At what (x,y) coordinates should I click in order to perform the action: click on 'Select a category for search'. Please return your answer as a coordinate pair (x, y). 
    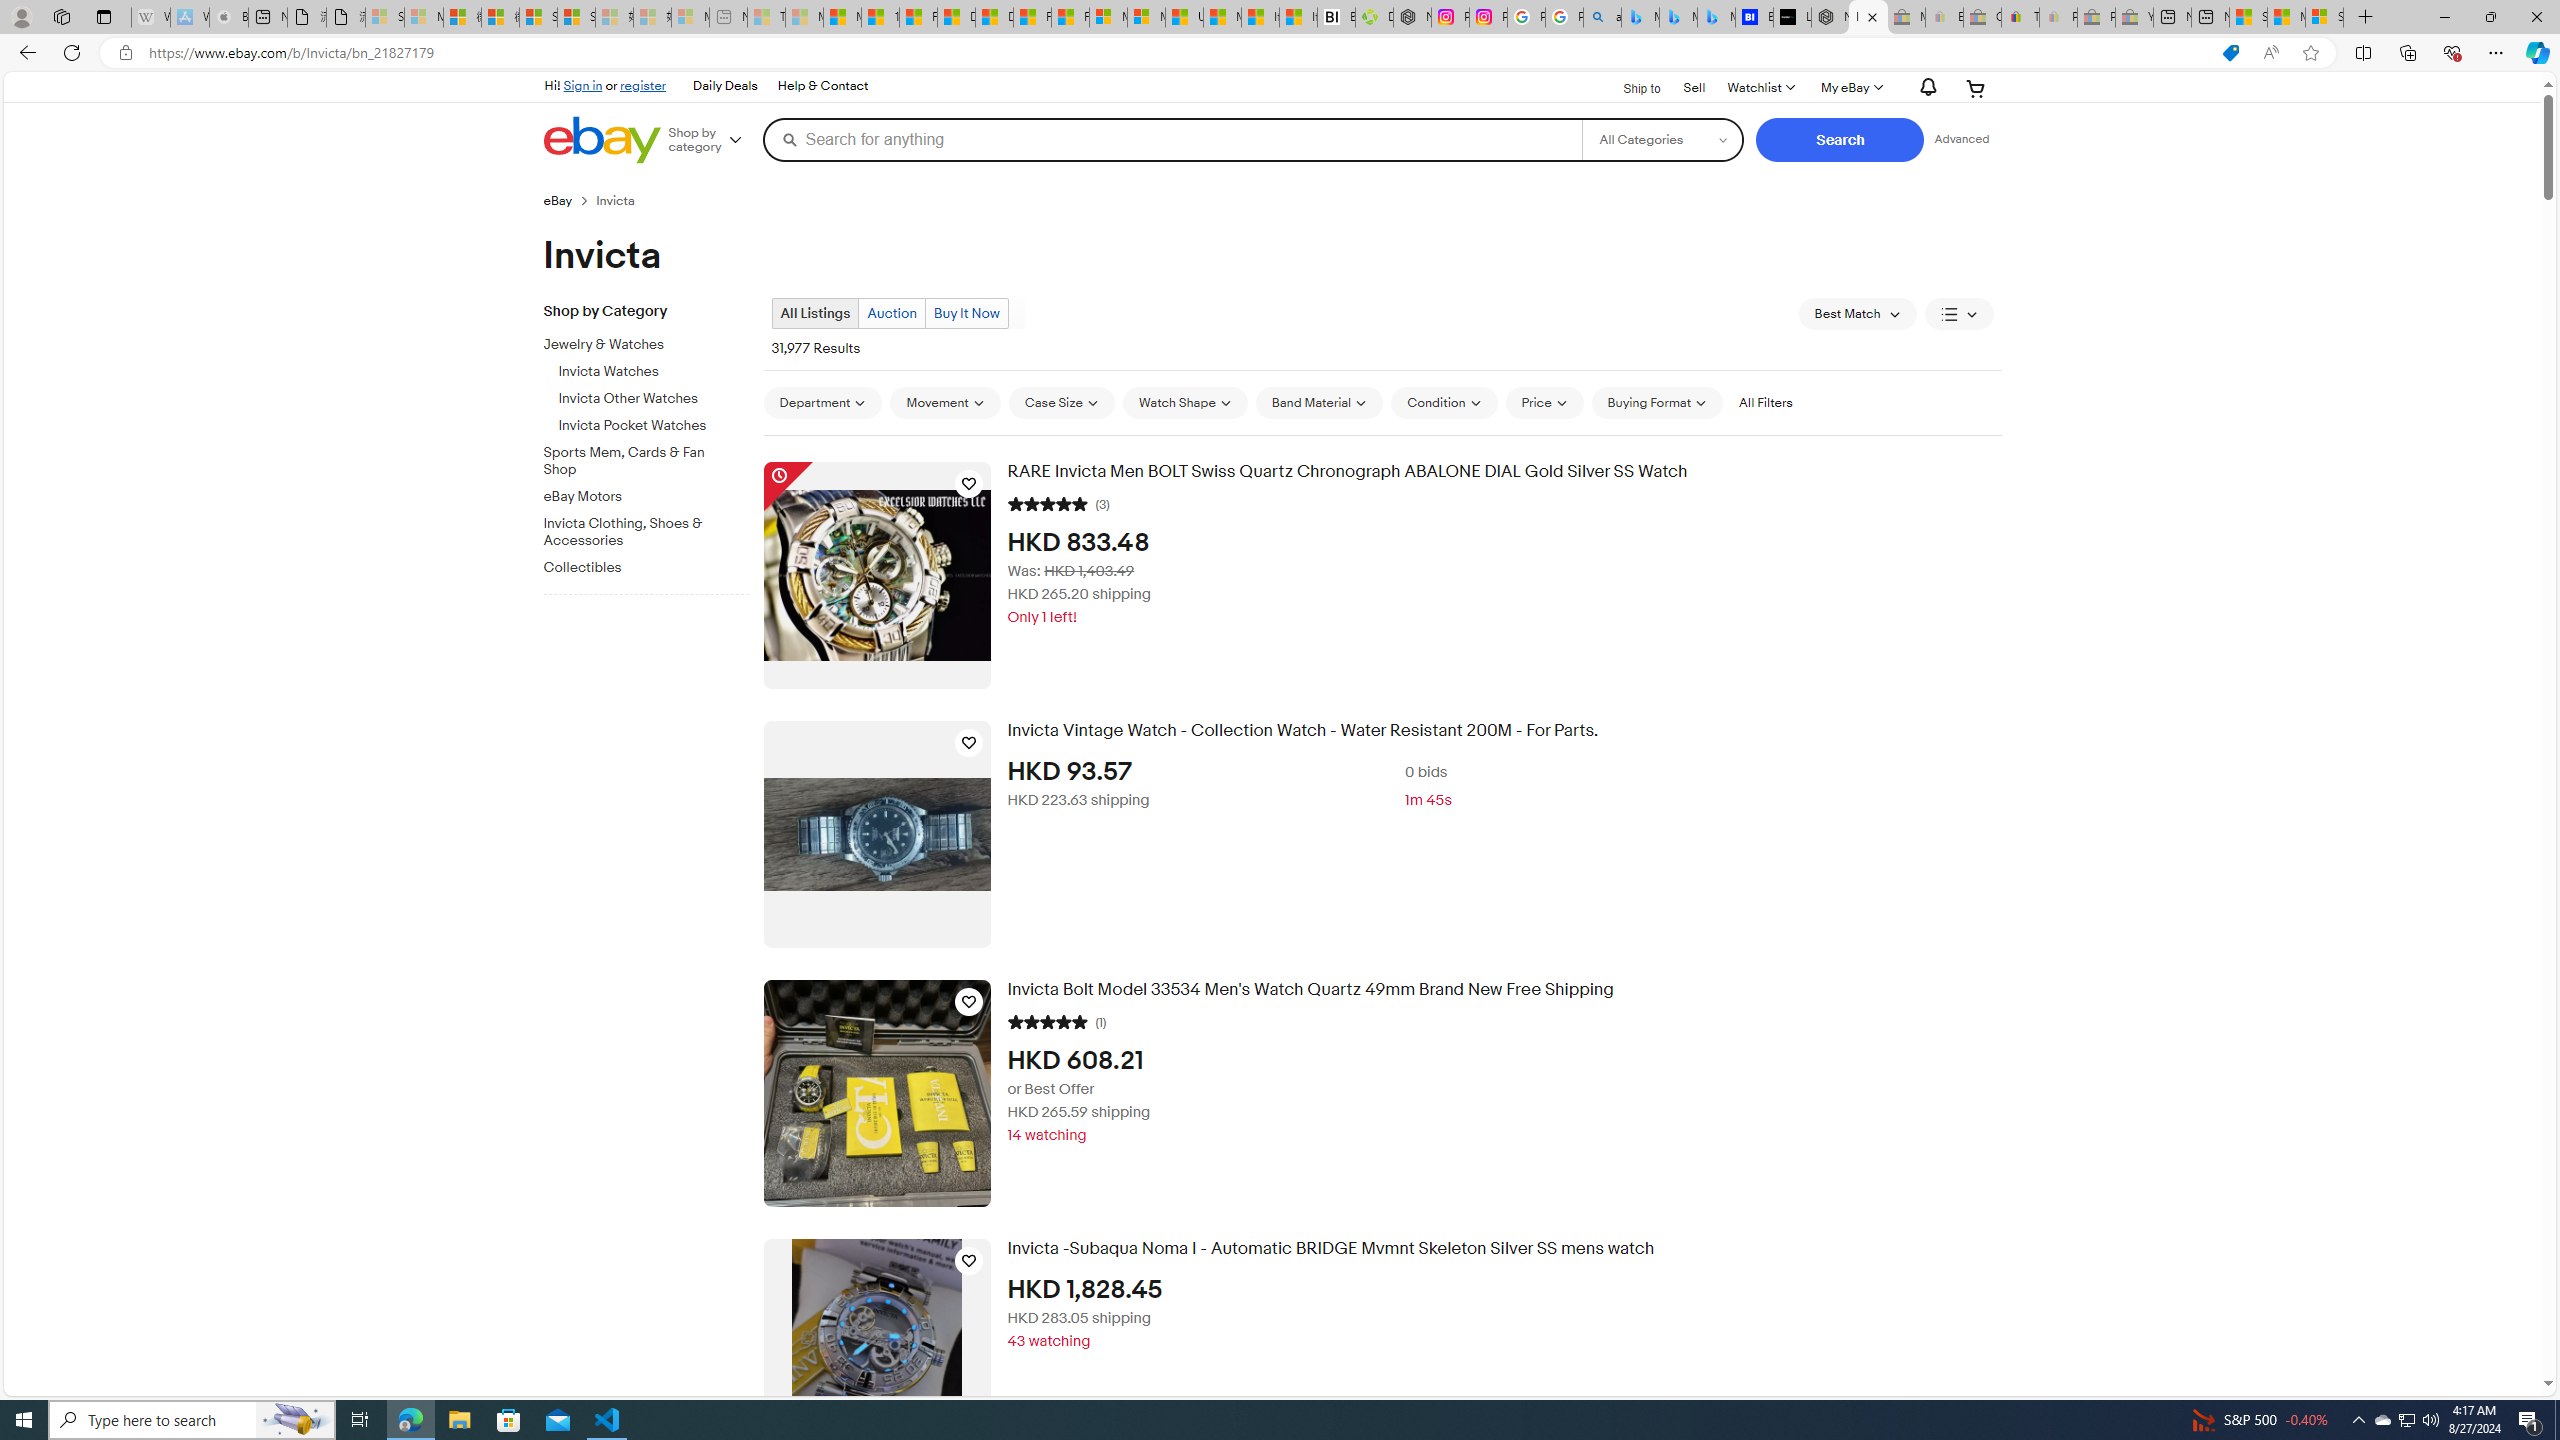
    Looking at the image, I should click on (1662, 138).